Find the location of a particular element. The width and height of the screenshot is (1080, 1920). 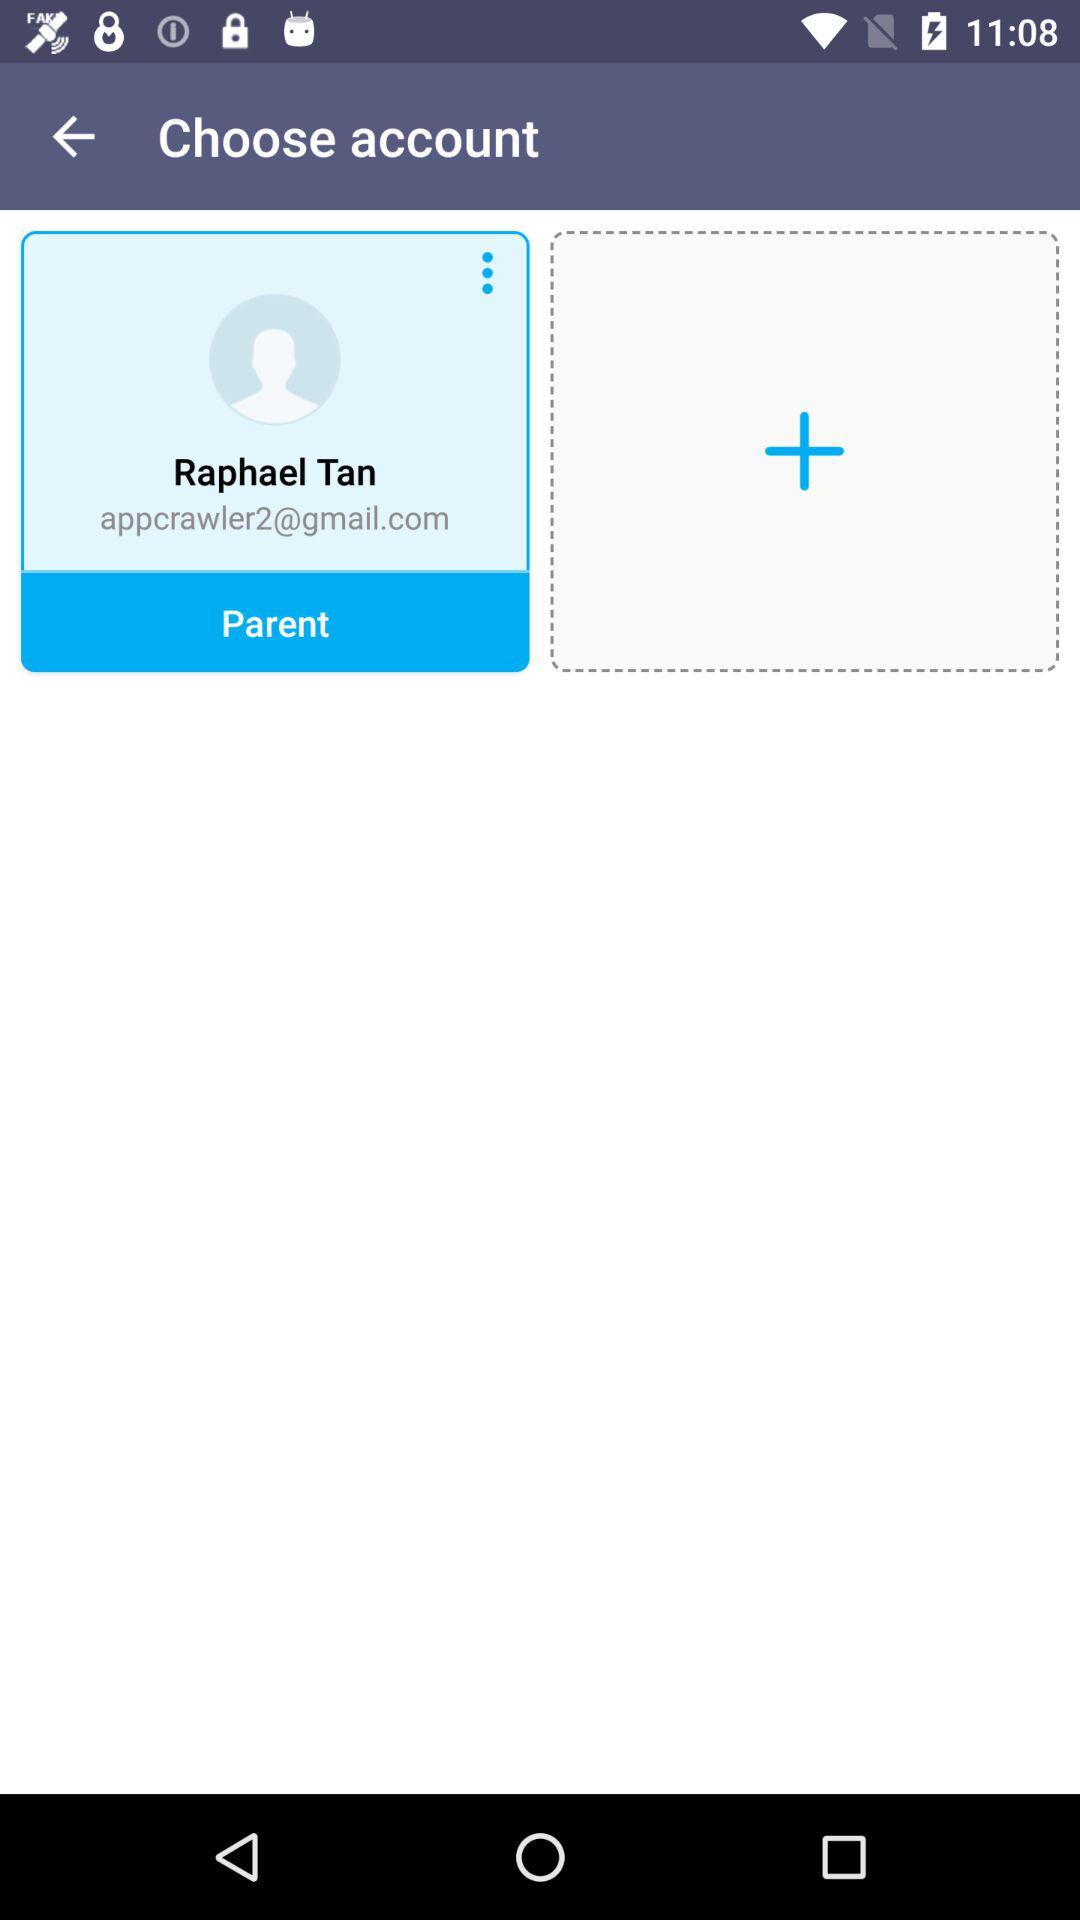

open options is located at coordinates (487, 272).